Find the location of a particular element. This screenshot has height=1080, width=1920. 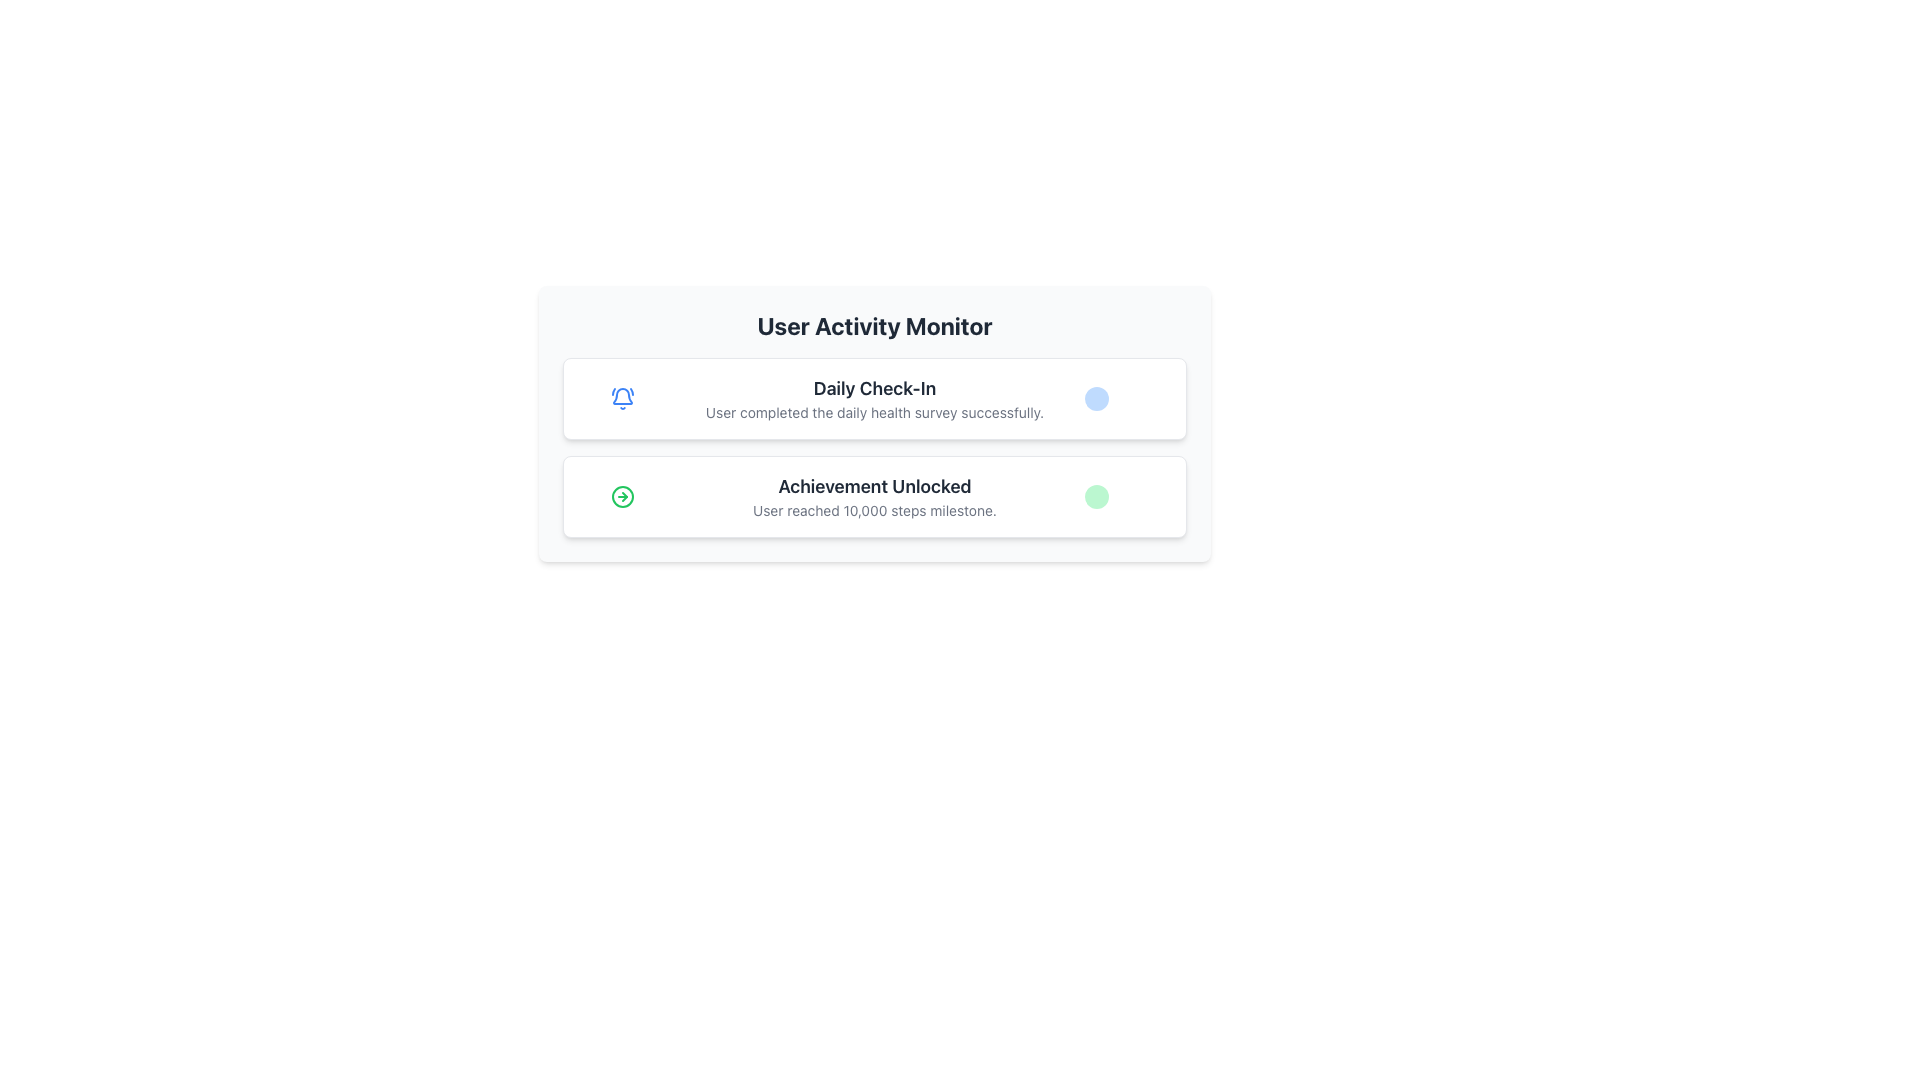

the blue bell icon with ringing effects located at the center of the top row in the 'User Activity Monitor' section is located at coordinates (621, 398).